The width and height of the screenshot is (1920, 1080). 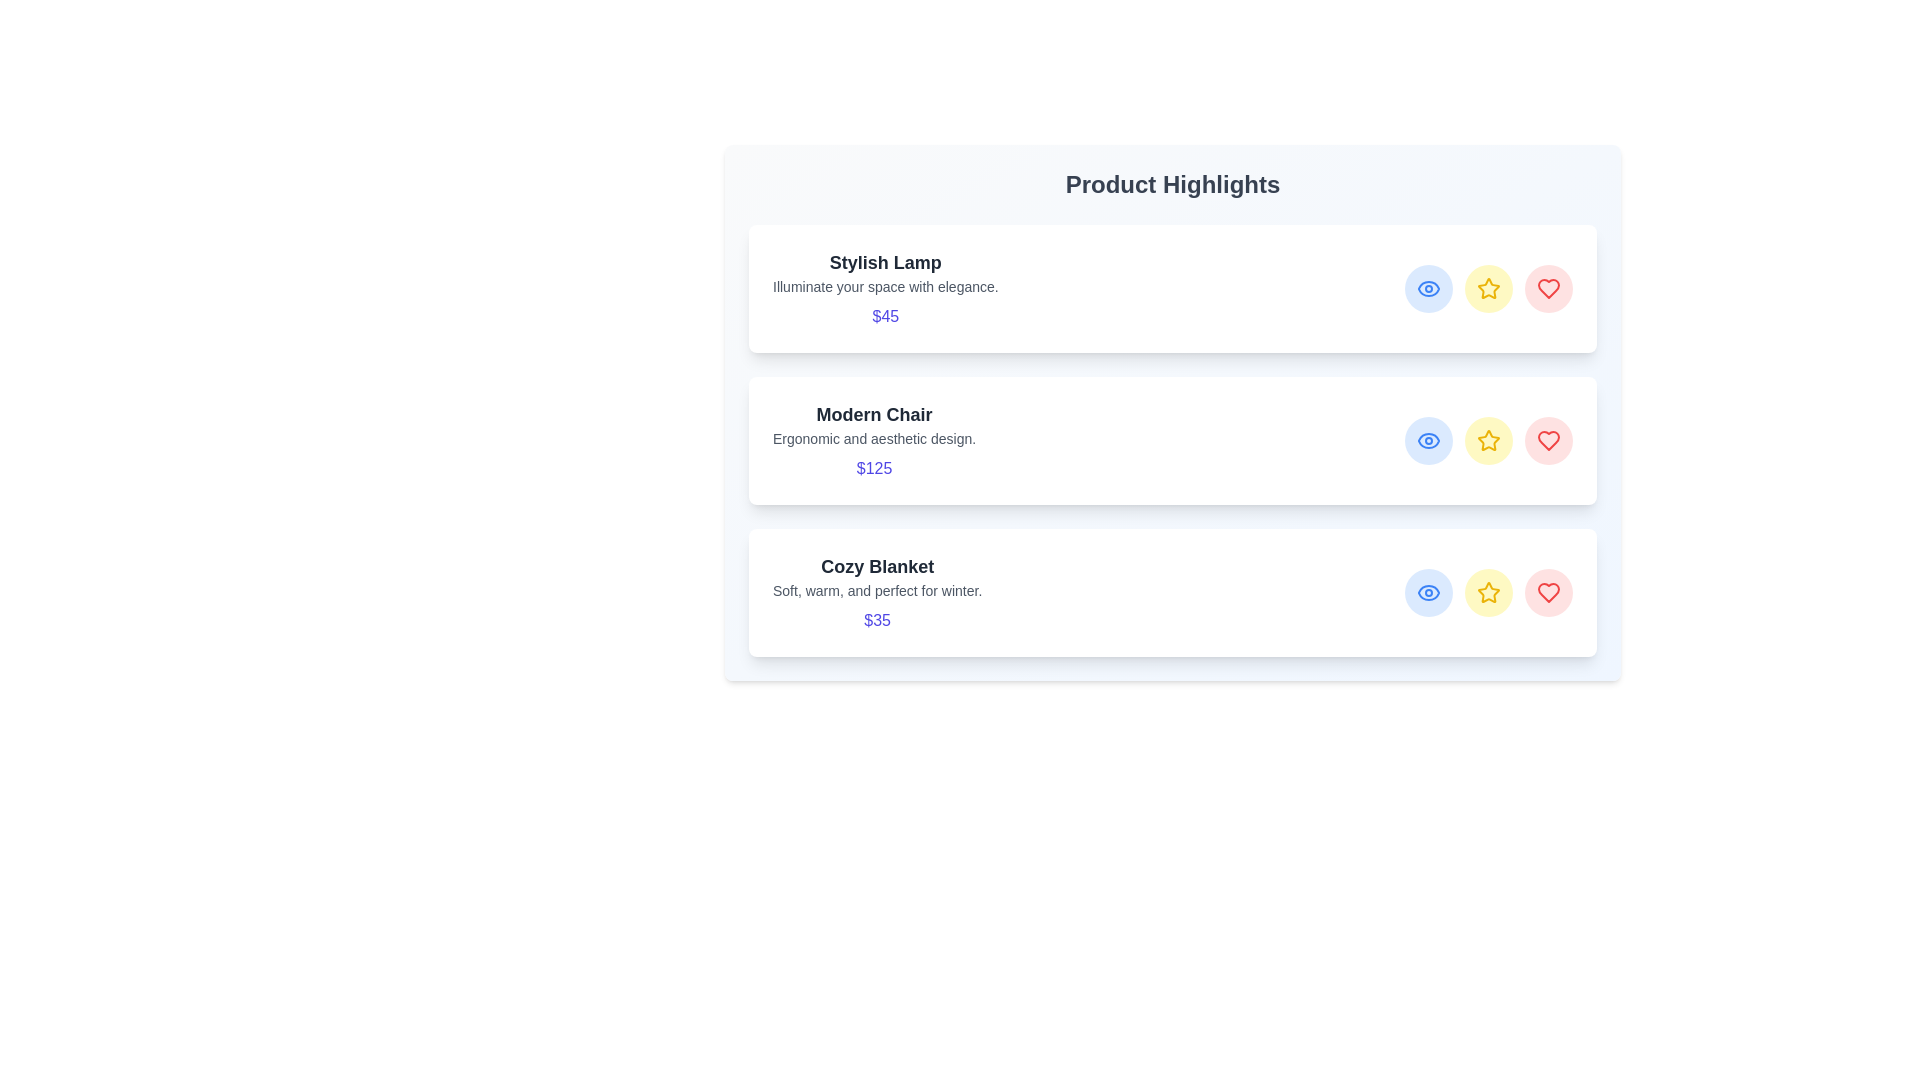 What do you see at coordinates (1548, 439) in the screenshot?
I see `the like button for the Modern Chair product` at bounding box center [1548, 439].